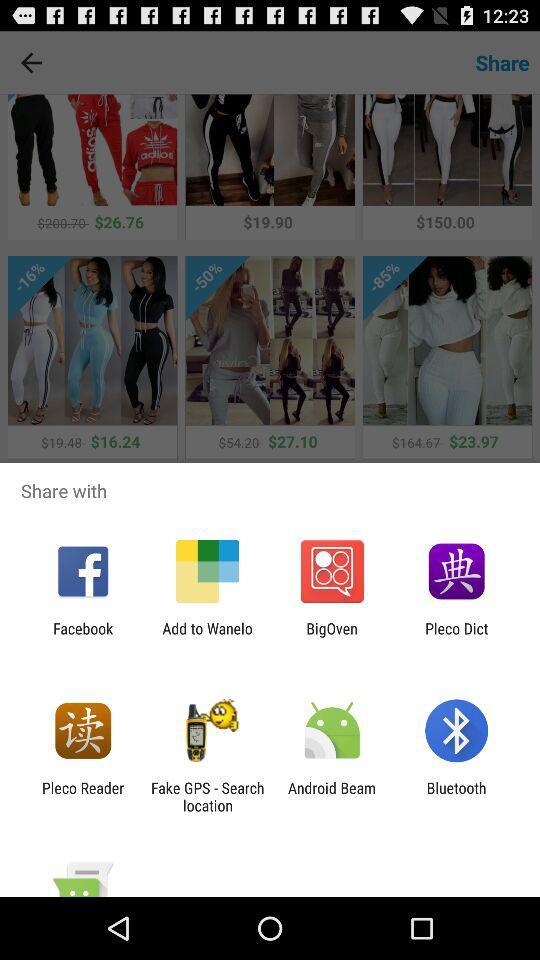 The width and height of the screenshot is (540, 960). What do you see at coordinates (332, 796) in the screenshot?
I see `app to the left of the bluetooth` at bounding box center [332, 796].